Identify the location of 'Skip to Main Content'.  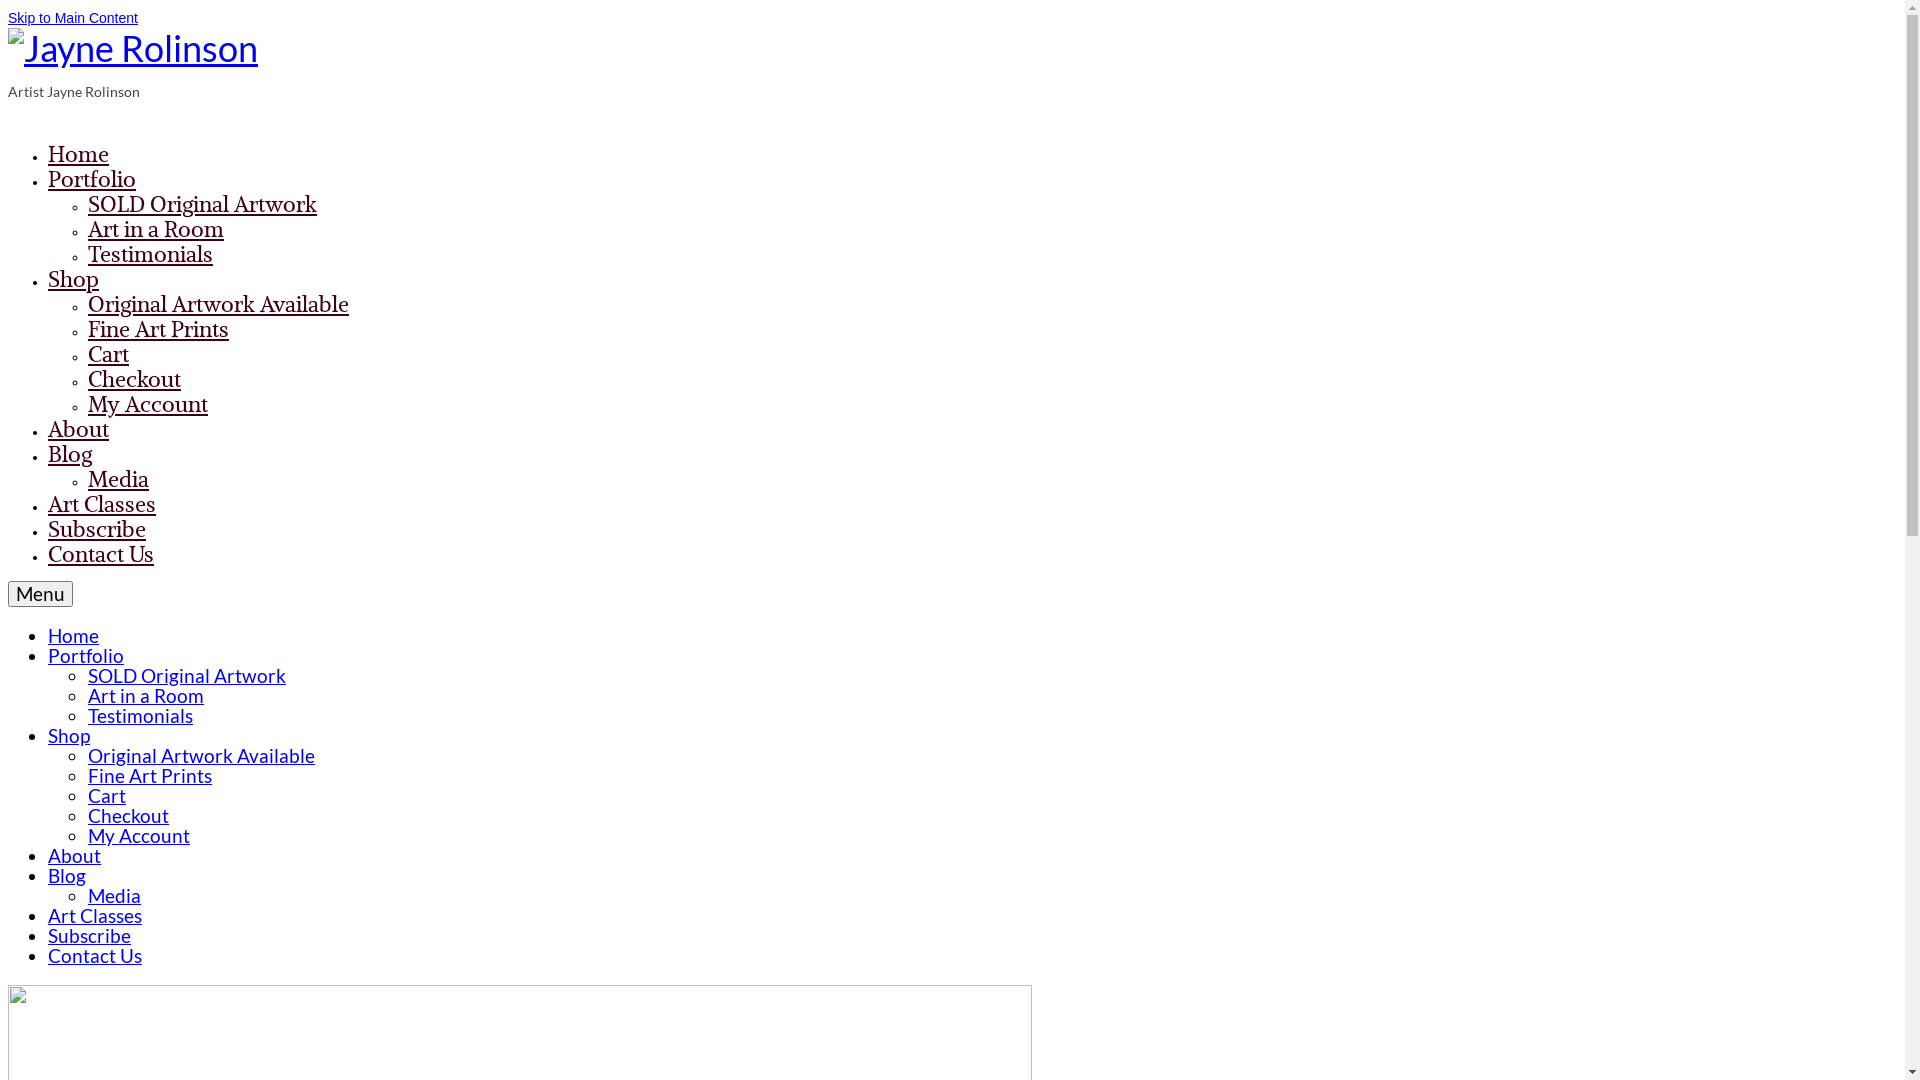
(8, 18).